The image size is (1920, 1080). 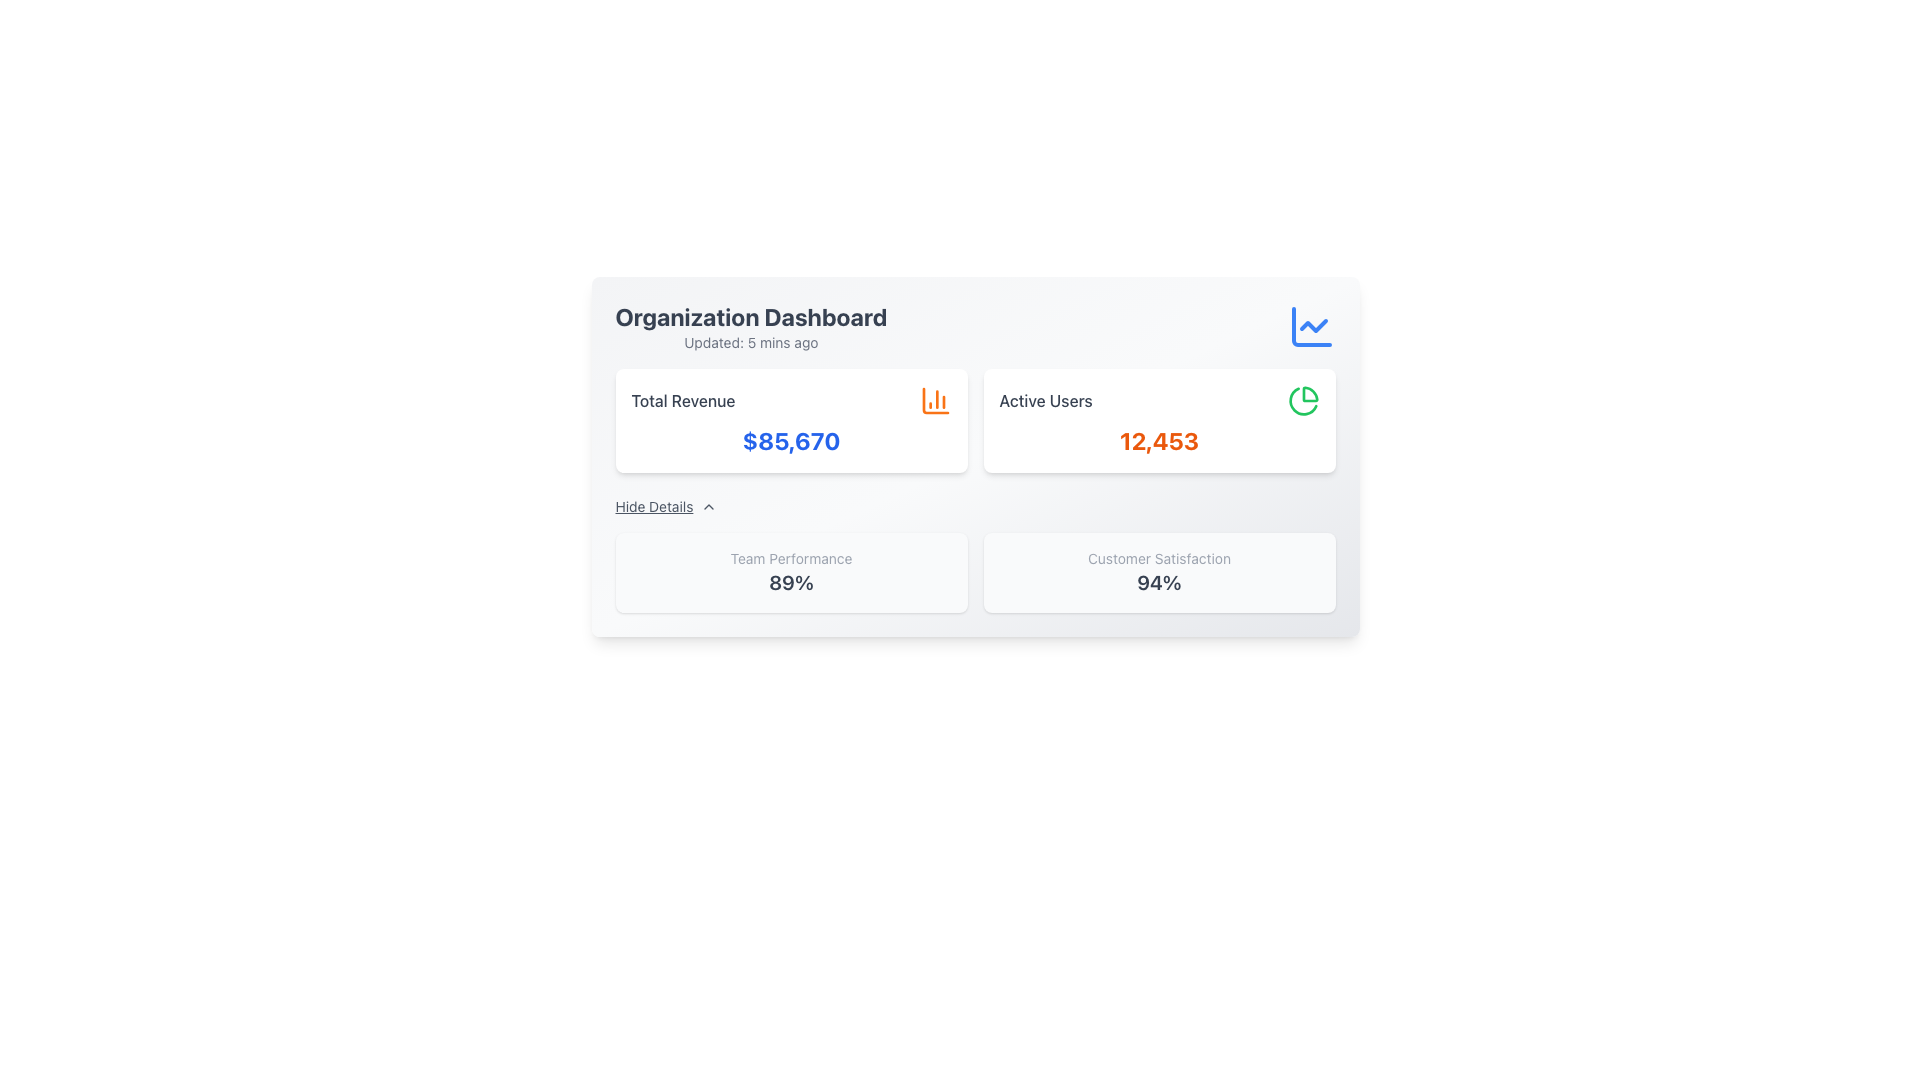 What do you see at coordinates (666, 505) in the screenshot?
I see `the Interactive Link with Icon located just below the main metrics section in the Organization Dashboard` at bounding box center [666, 505].